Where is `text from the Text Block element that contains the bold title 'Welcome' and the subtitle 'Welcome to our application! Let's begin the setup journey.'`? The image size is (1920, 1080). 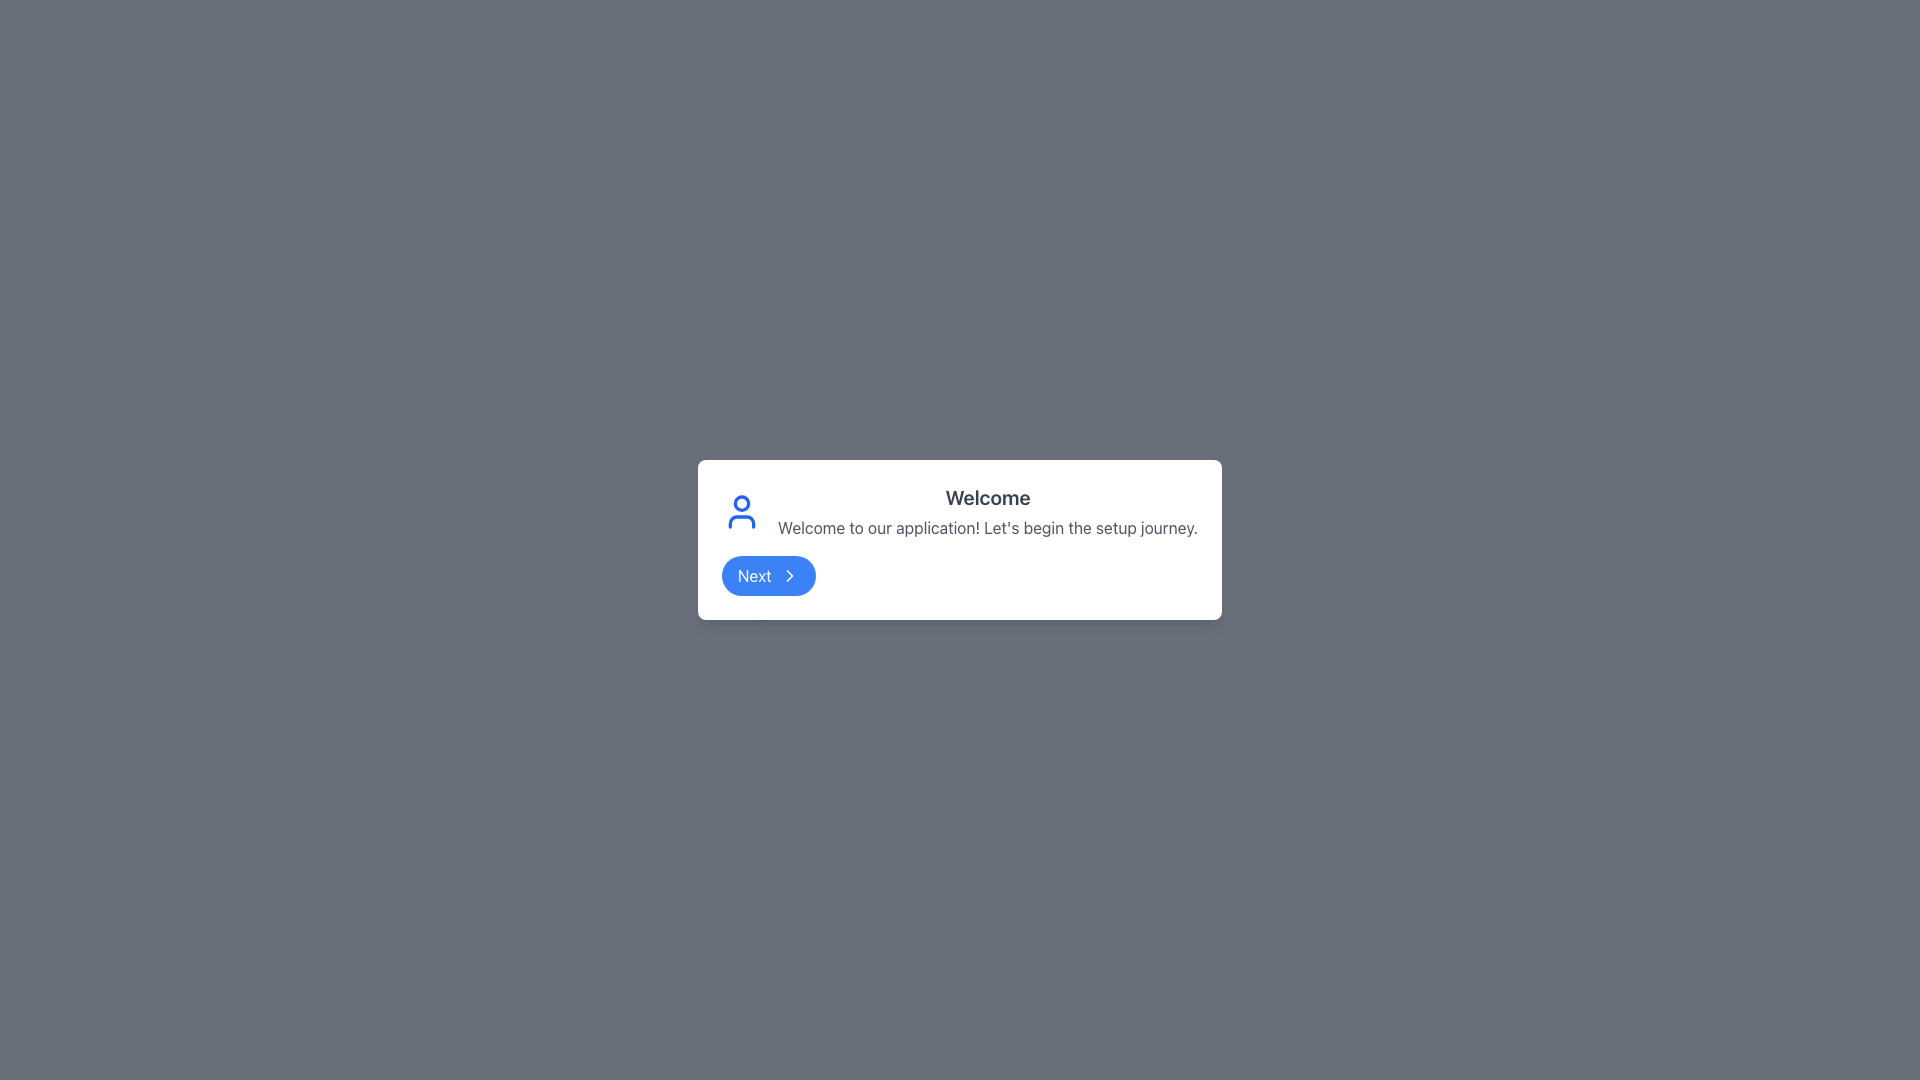
text from the Text Block element that contains the bold title 'Welcome' and the subtitle 'Welcome to our application! Let's begin the setup journey.' is located at coordinates (988, 511).